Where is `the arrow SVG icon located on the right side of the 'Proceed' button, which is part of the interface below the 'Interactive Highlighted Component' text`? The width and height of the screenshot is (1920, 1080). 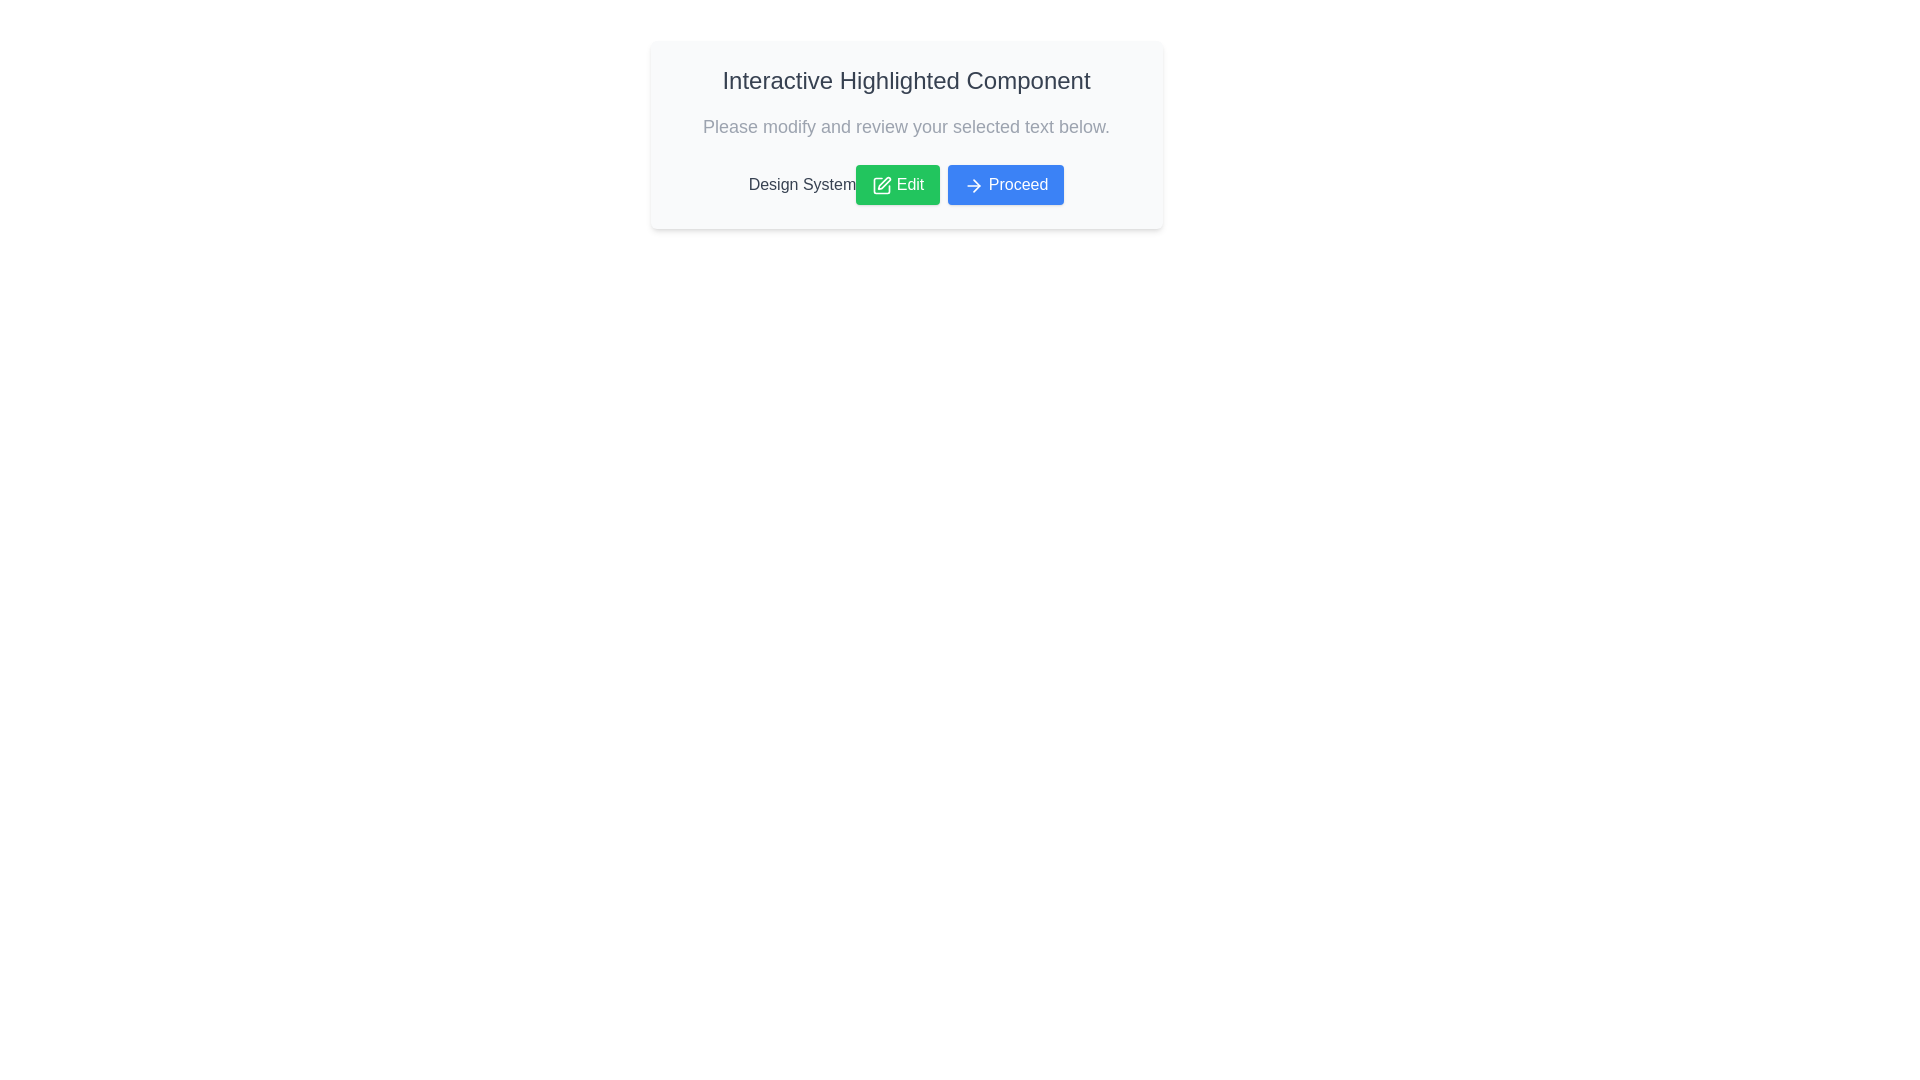 the arrow SVG icon located on the right side of the 'Proceed' button, which is part of the interface below the 'Interactive Highlighted Component' text is located at coordinates (974, 185).